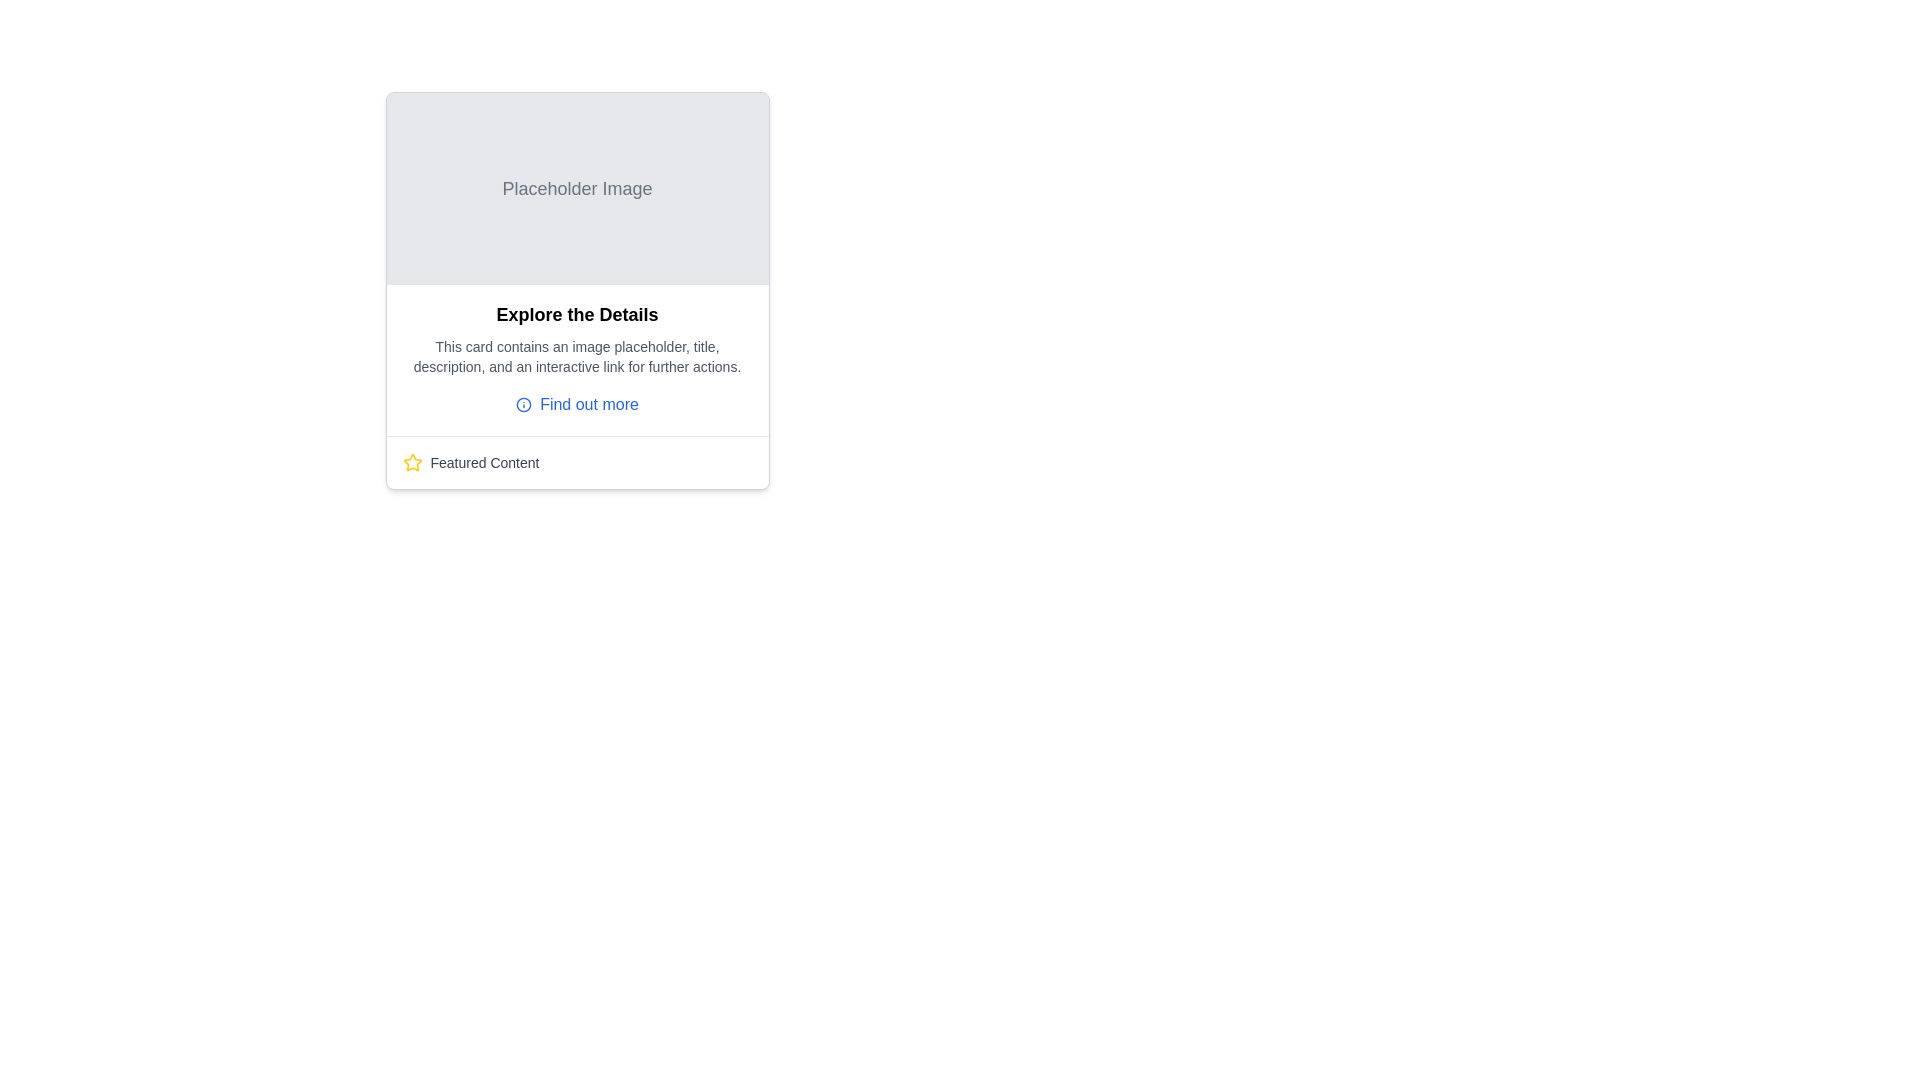  What do you see at coordinates (576, 360) in the screenshot?
I see `the interactive link labeled 'Find out more' within the Content card section that includes the title 'Explore the Details' for accessibility support` at bounding box center [576, 360].